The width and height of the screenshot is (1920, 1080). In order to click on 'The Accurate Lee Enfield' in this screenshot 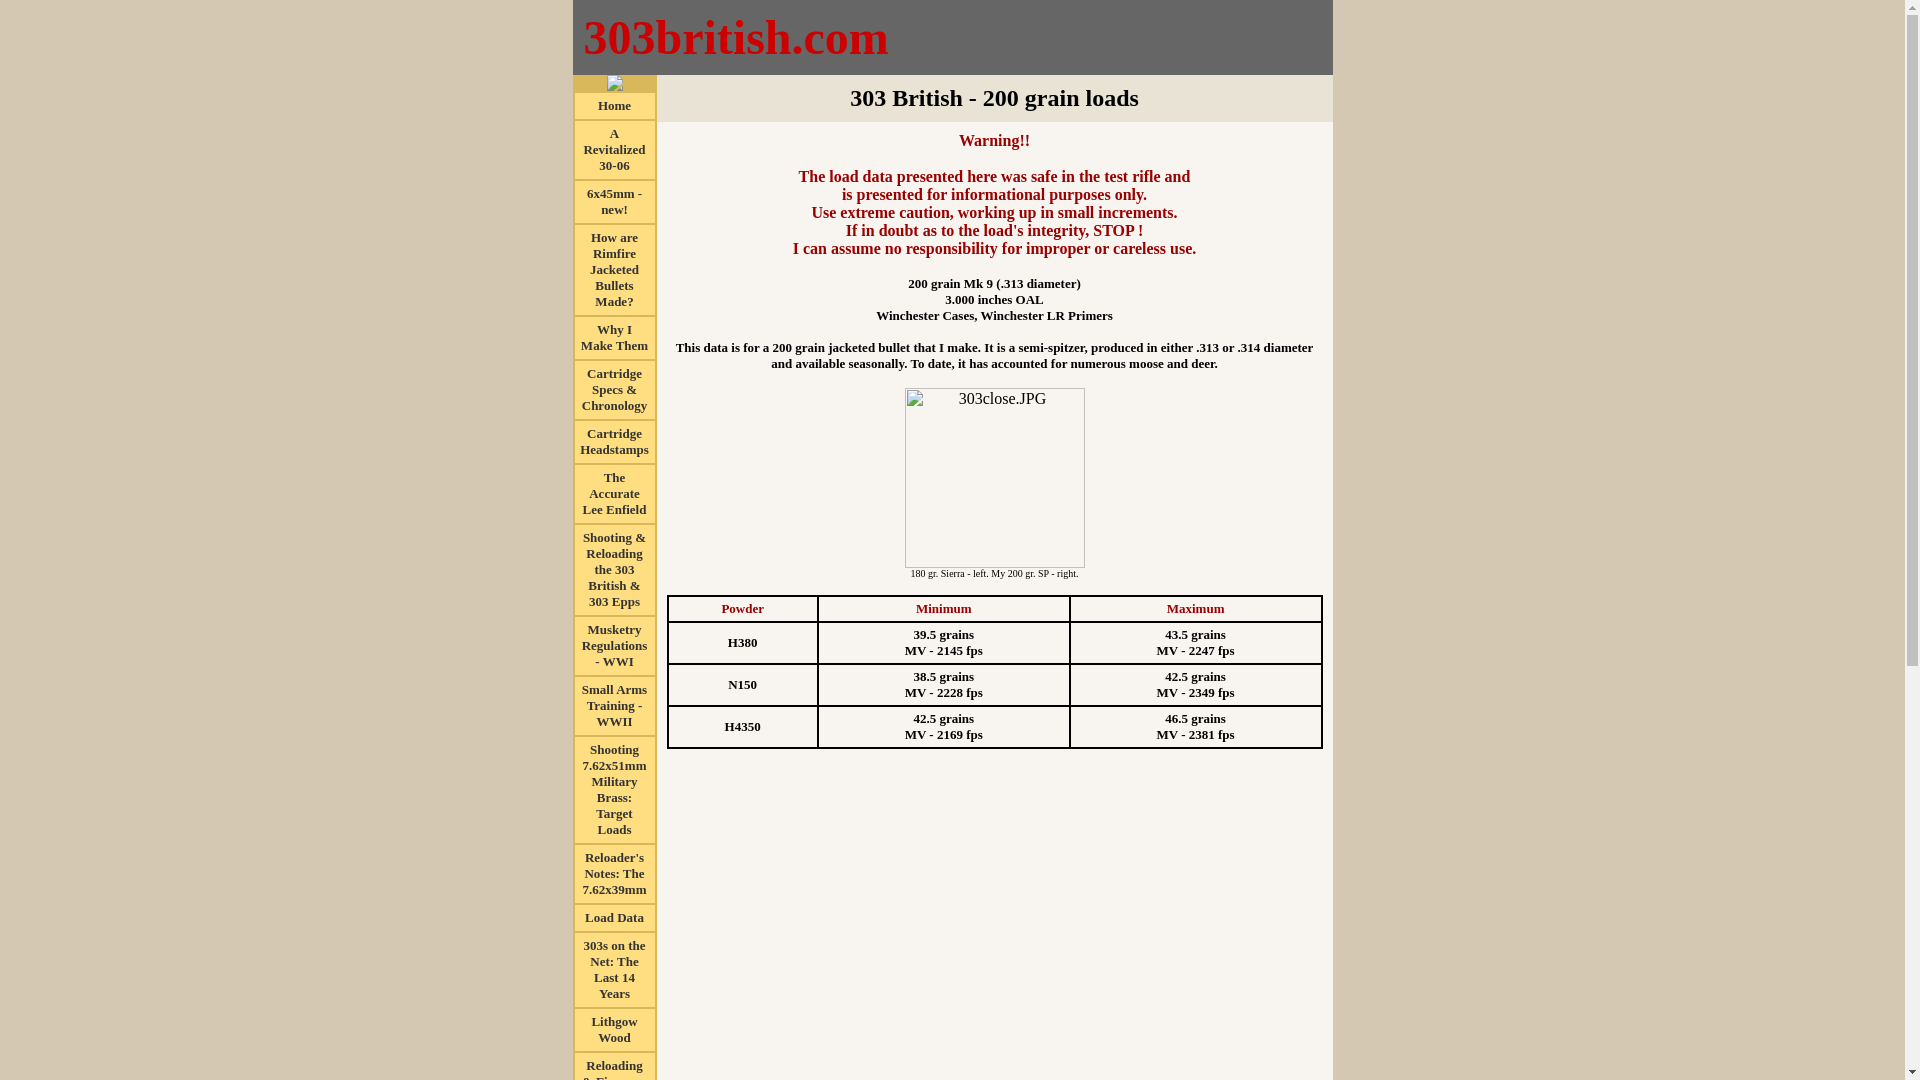, I will do `click(613, 492)`.